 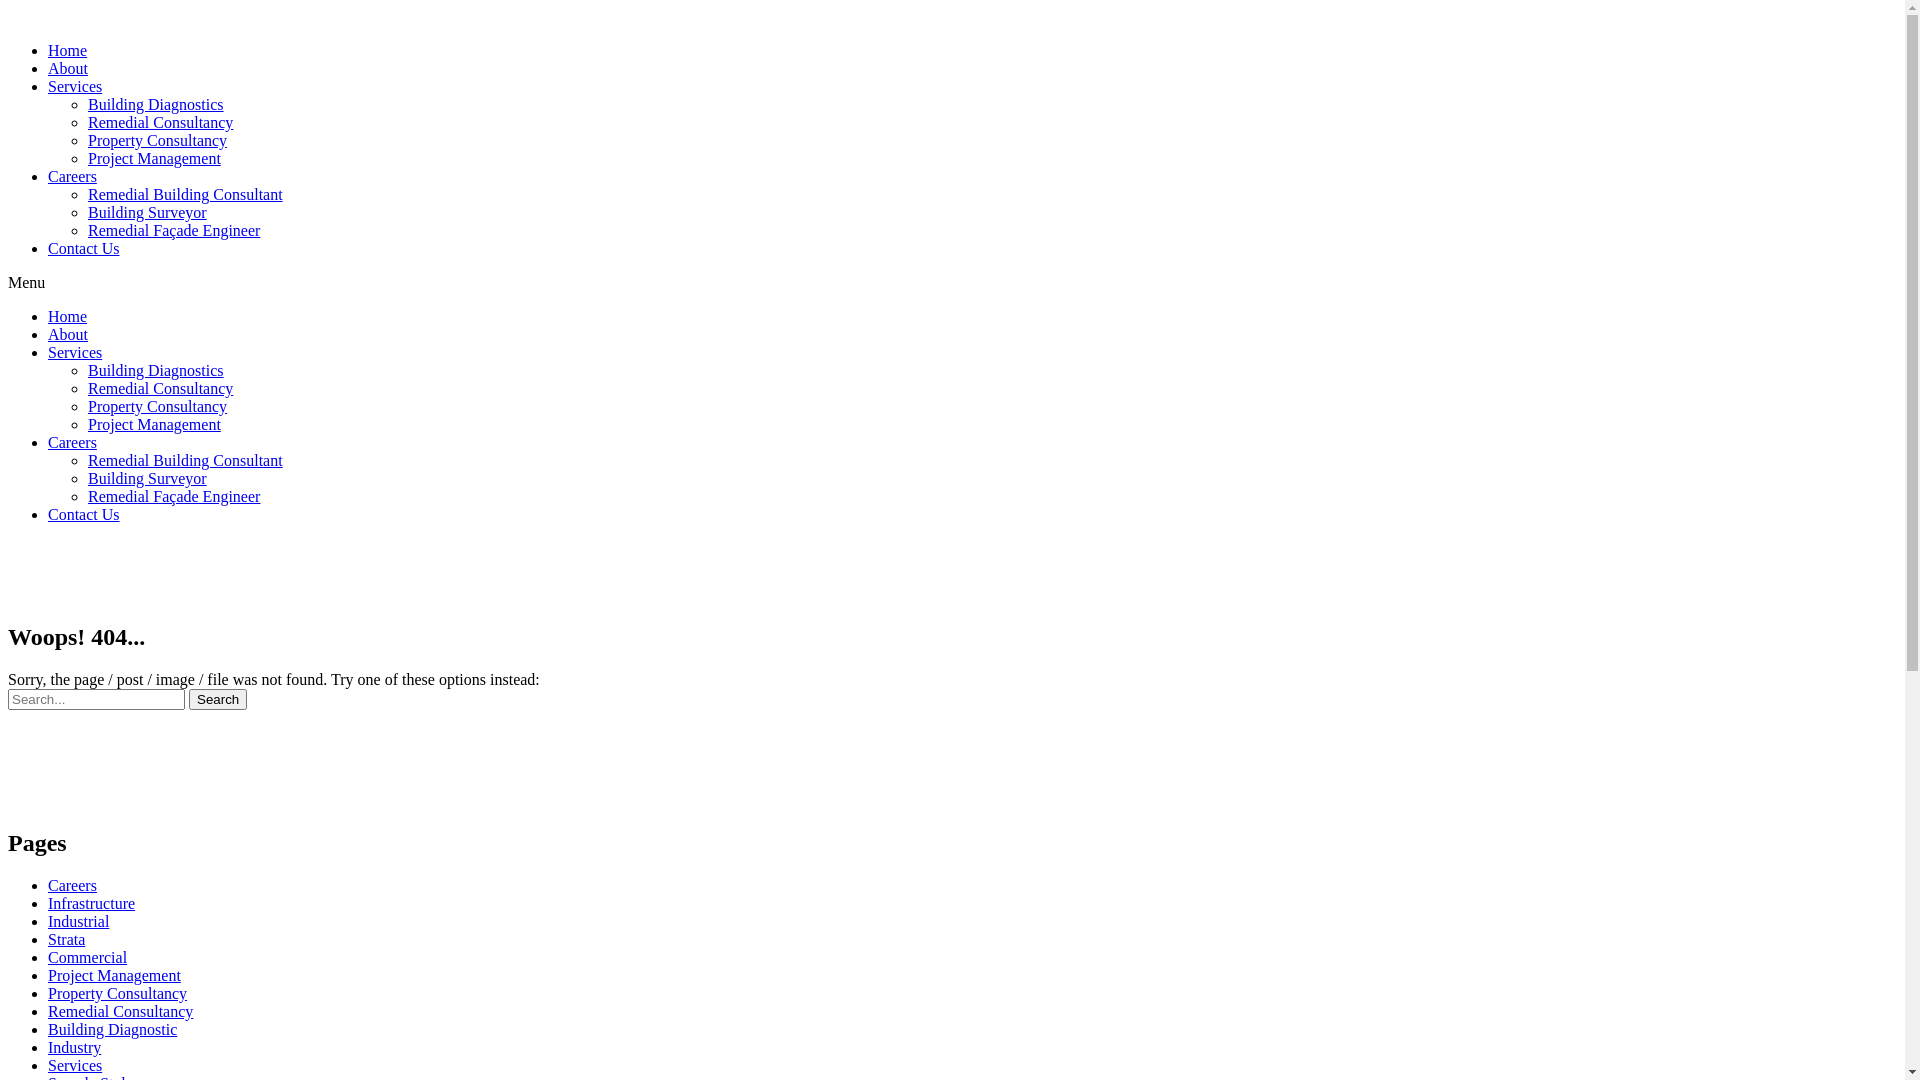 I want to click on 'Search', so click(x=95, y=698).